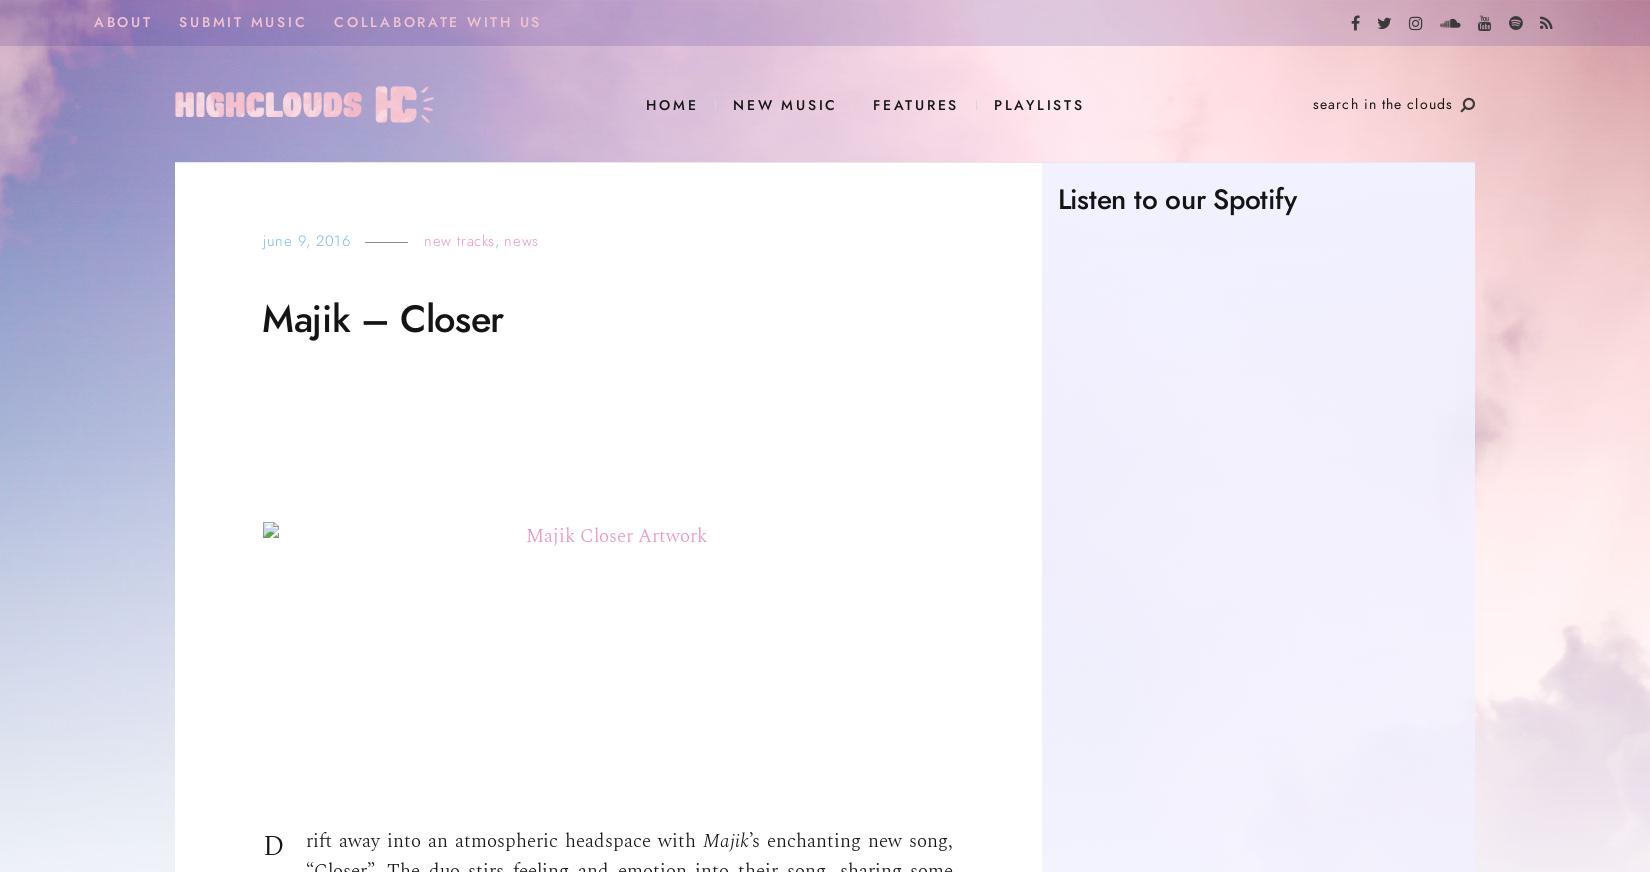 This screenshot has height=872, width=1650. What do you see at coordinates (916, 103) in the screenshot?
I see `'FEATURES'` at bounding box center [916, 103].